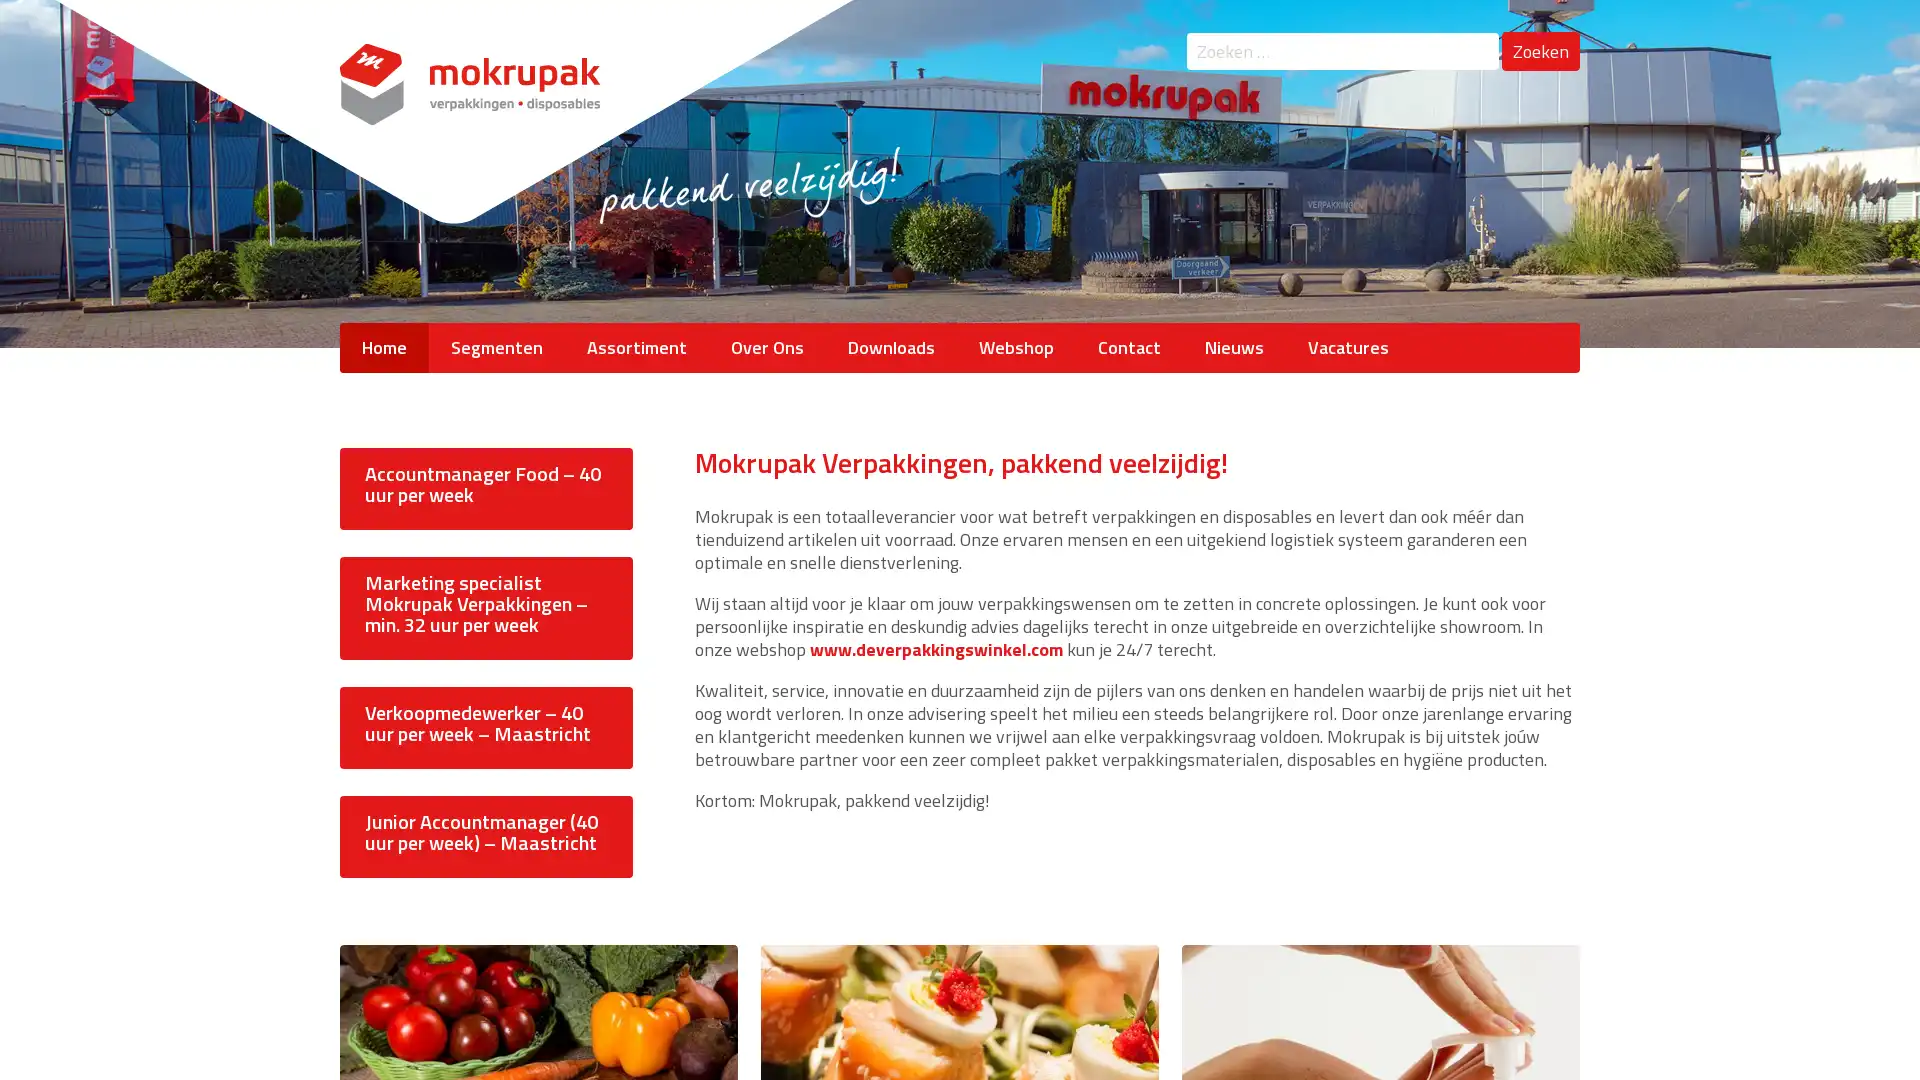 The width and height of the screenshot is (1920, 1080). I want to click on Zoeken, so click(1539, 38).